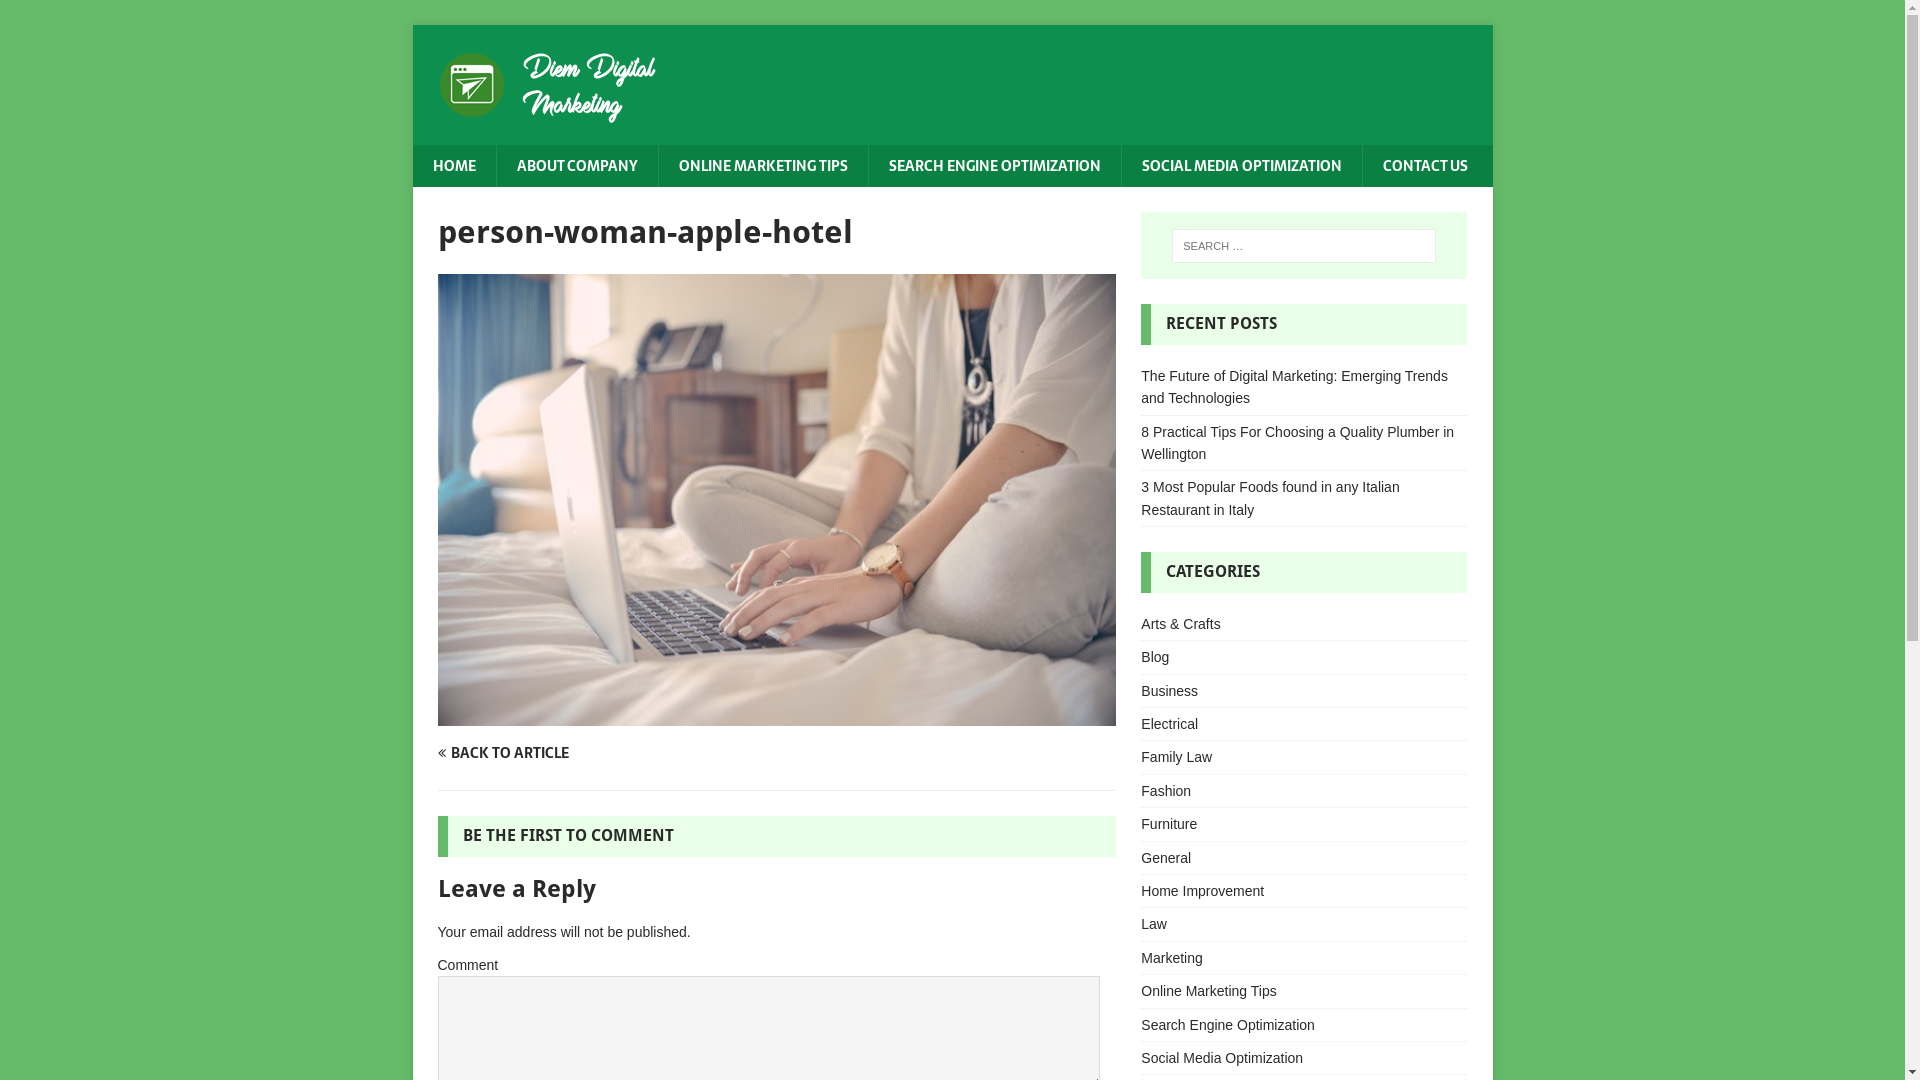 This screenshot has width=1920, height=1080. Describe the element at coordinates (1304, 991) in the screenshot. I see `'Online Marketing Tips'` at that location.